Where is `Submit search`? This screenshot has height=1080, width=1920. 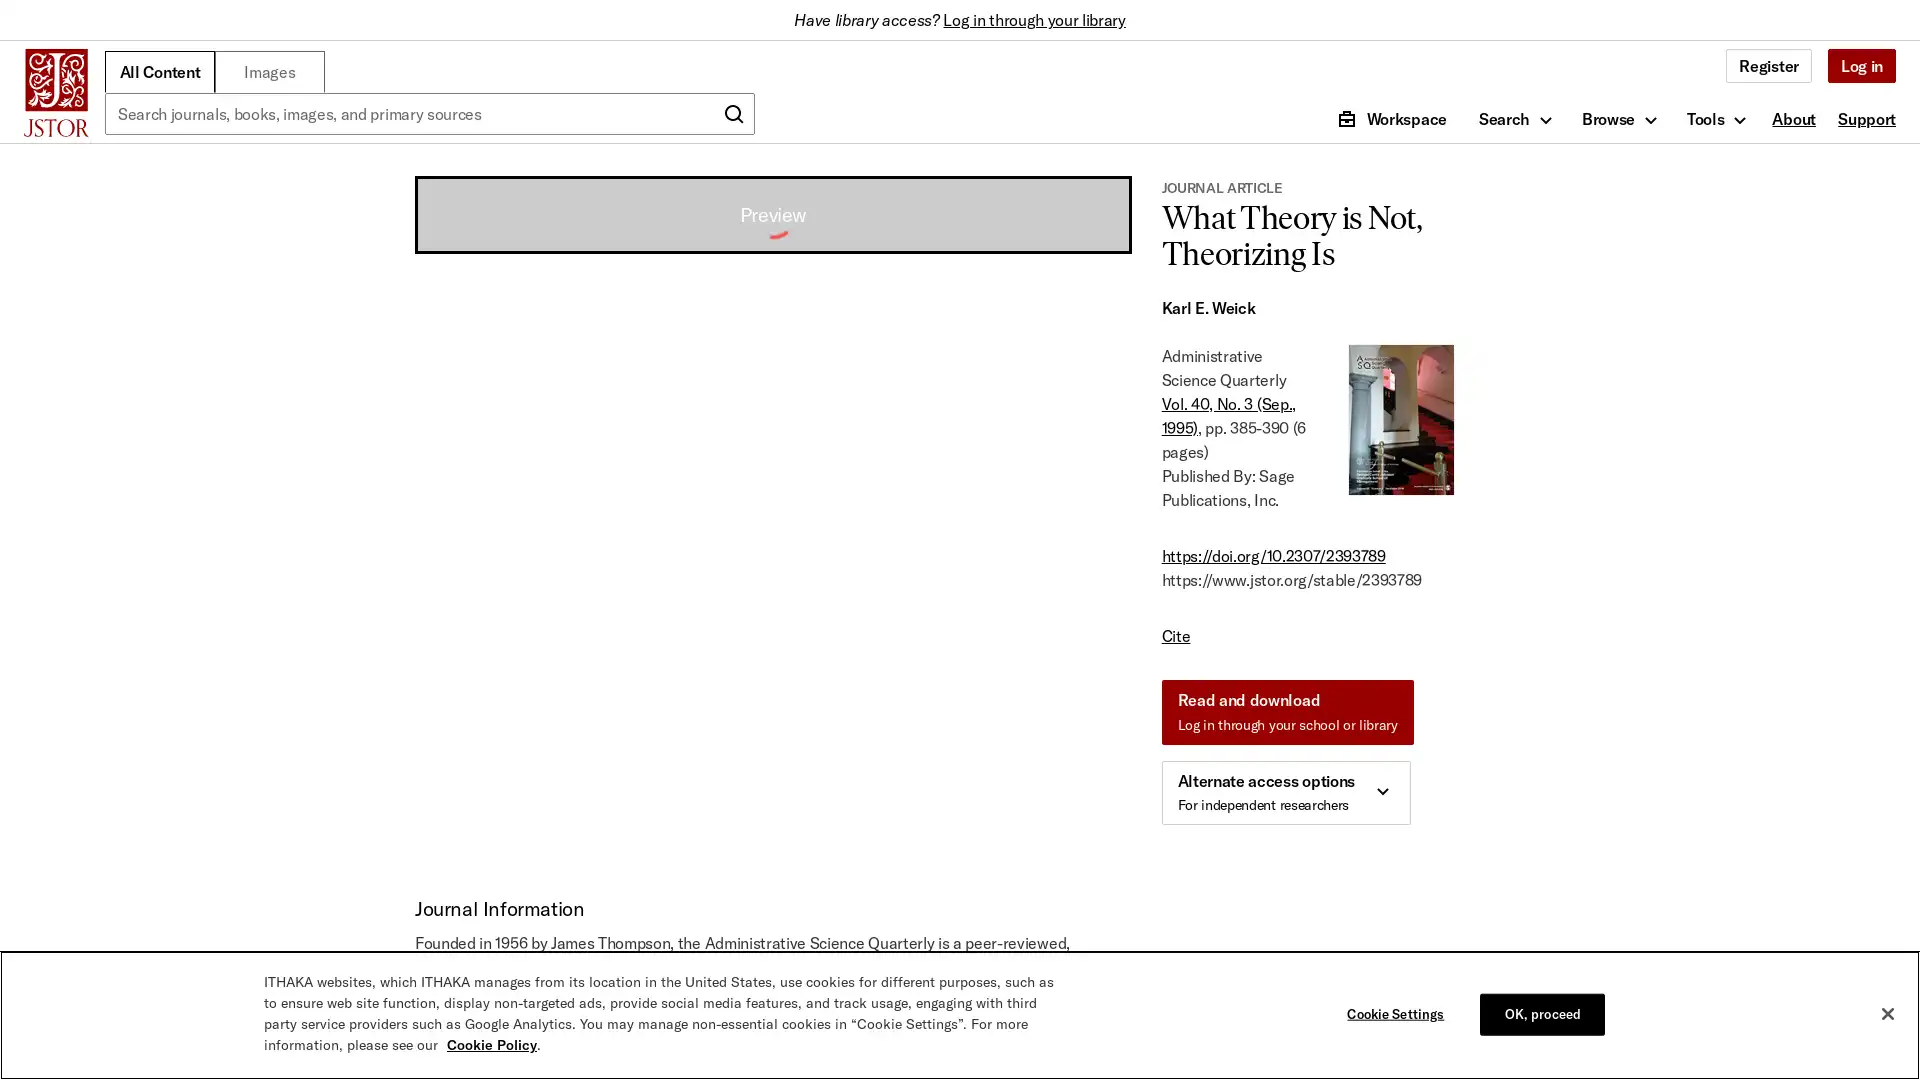
Submit search is located at coordinates (733, 114).